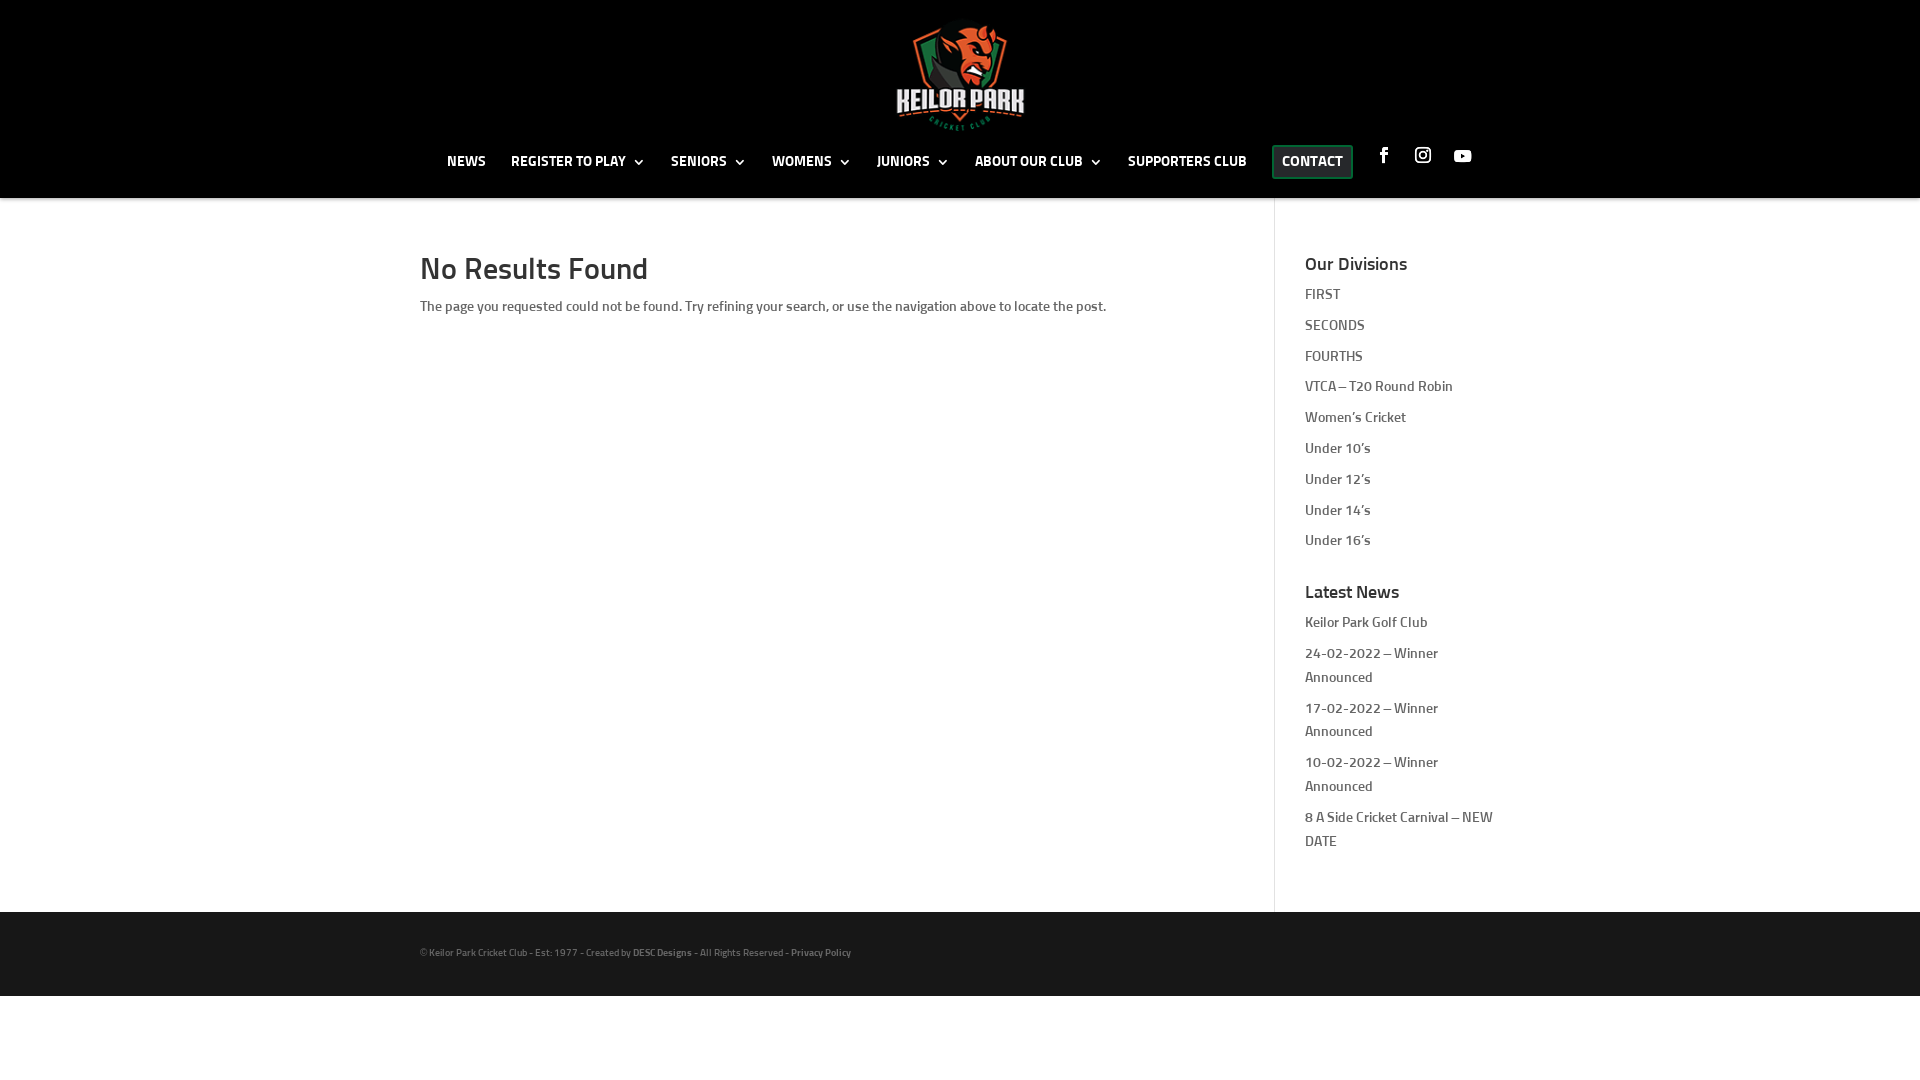 The width and height of the screenshot is (1920, 1080). What do you see at coordinates (1312, 170) in the screenshot?
I see `'CONTACT'` at bounding box center [1312, 170].